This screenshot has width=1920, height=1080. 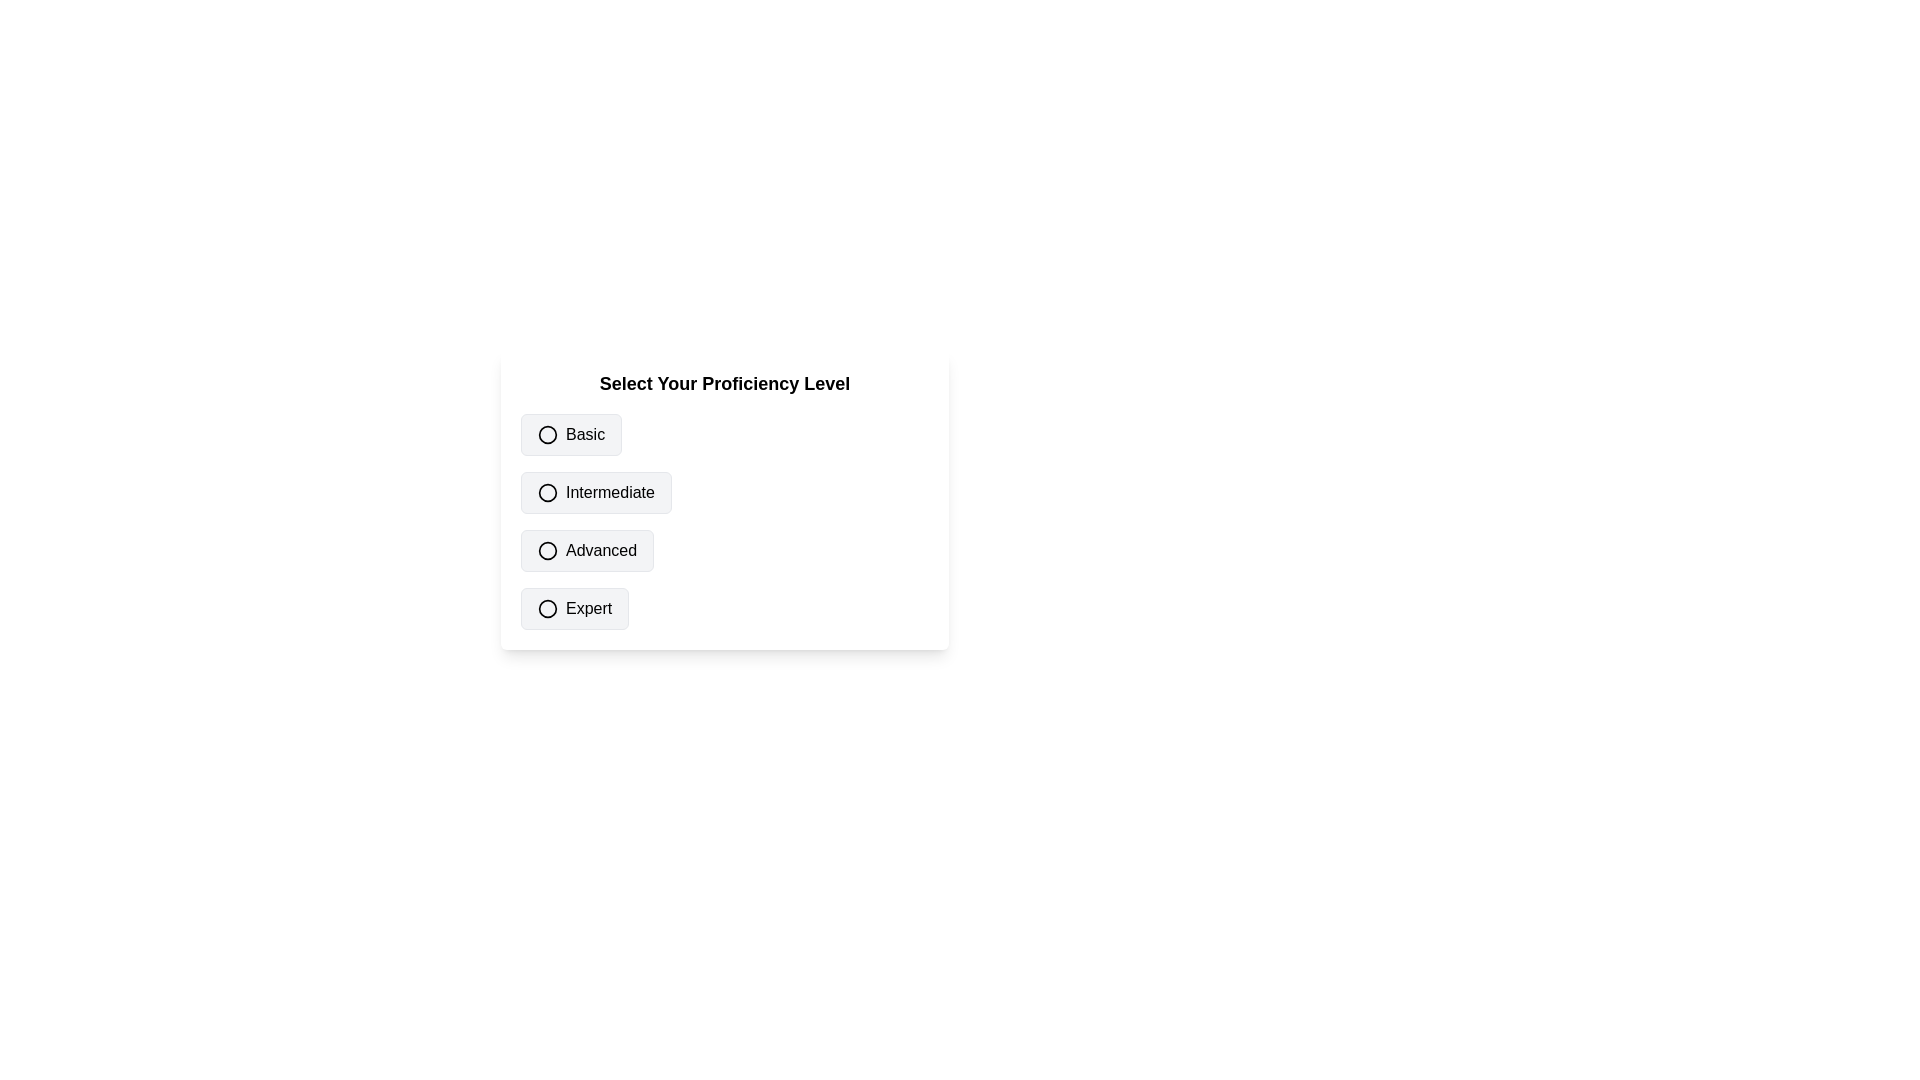 I want to click on the 'Expert' proficiency level button, which is a button-like interactive element with an embedded radio button located in the bottom-most position of the group in the card layout titled 'Select Your Proficiency Level', so click(x=574, y=608).